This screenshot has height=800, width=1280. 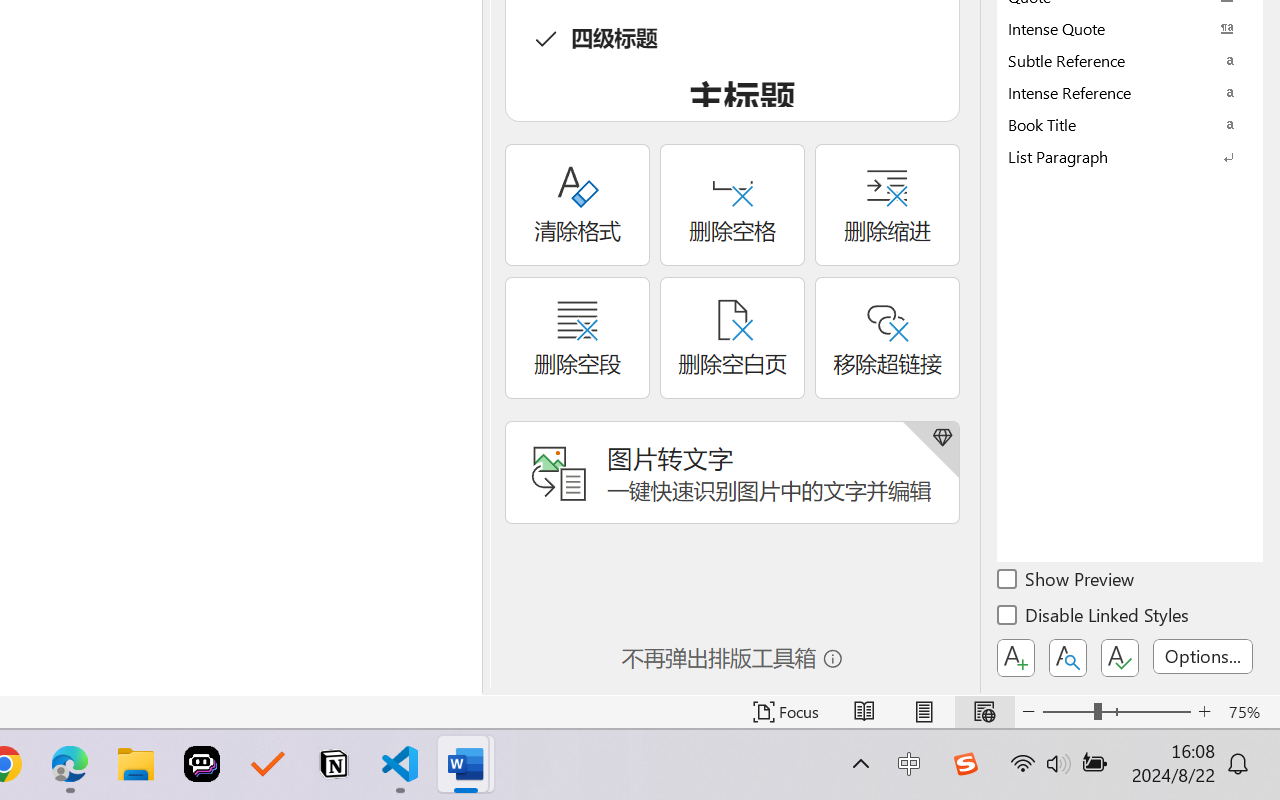 What do you see at coordinates (1130, 156) in the screenshot?
I see `'List Paragraph'` at bounding box center [1130, 156].